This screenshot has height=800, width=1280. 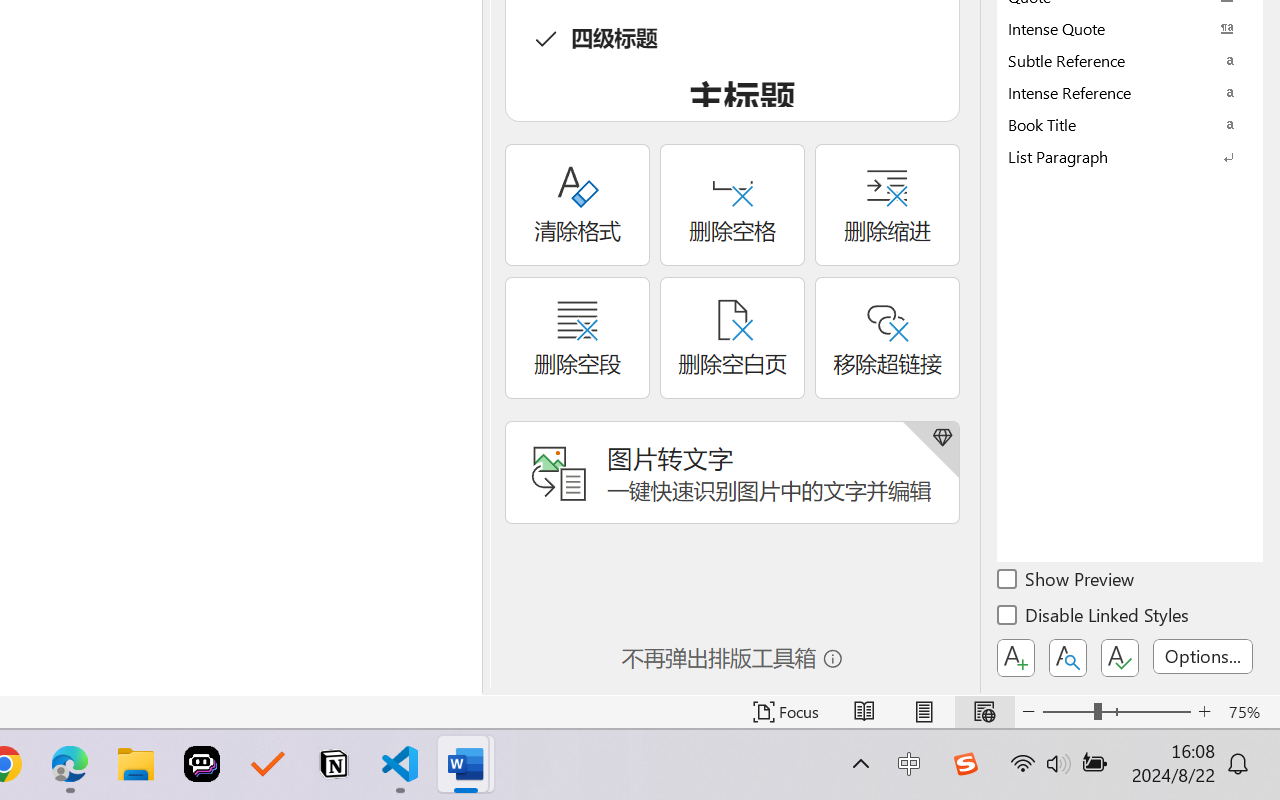 What do you see at coordinates (1130, 156) in the screenshot?
I see `'List Paragraph'` at bounding box center [1130, 156].